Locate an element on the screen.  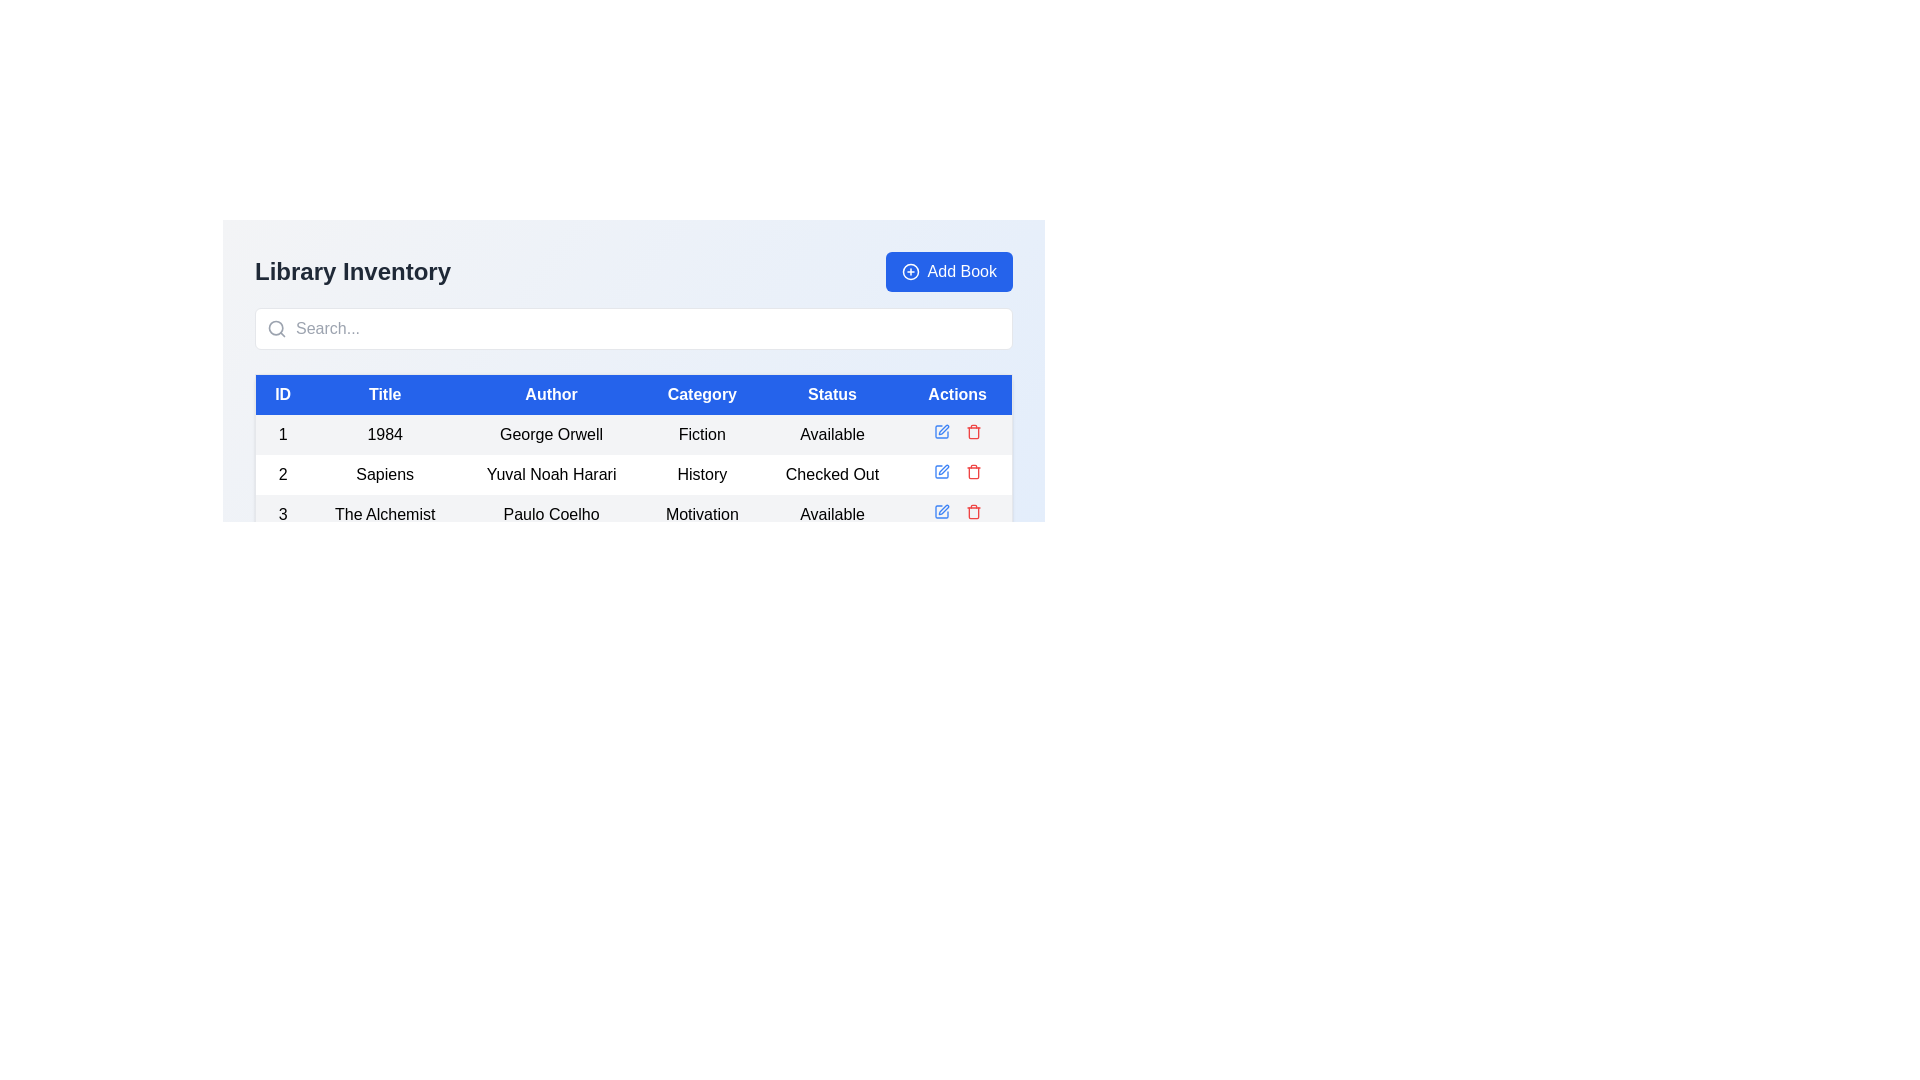
the circular SVG element that is part of the 'Add Book' button, which serves as an icon or indicator, located at the center coordinates is located at coordinates (909, 272).